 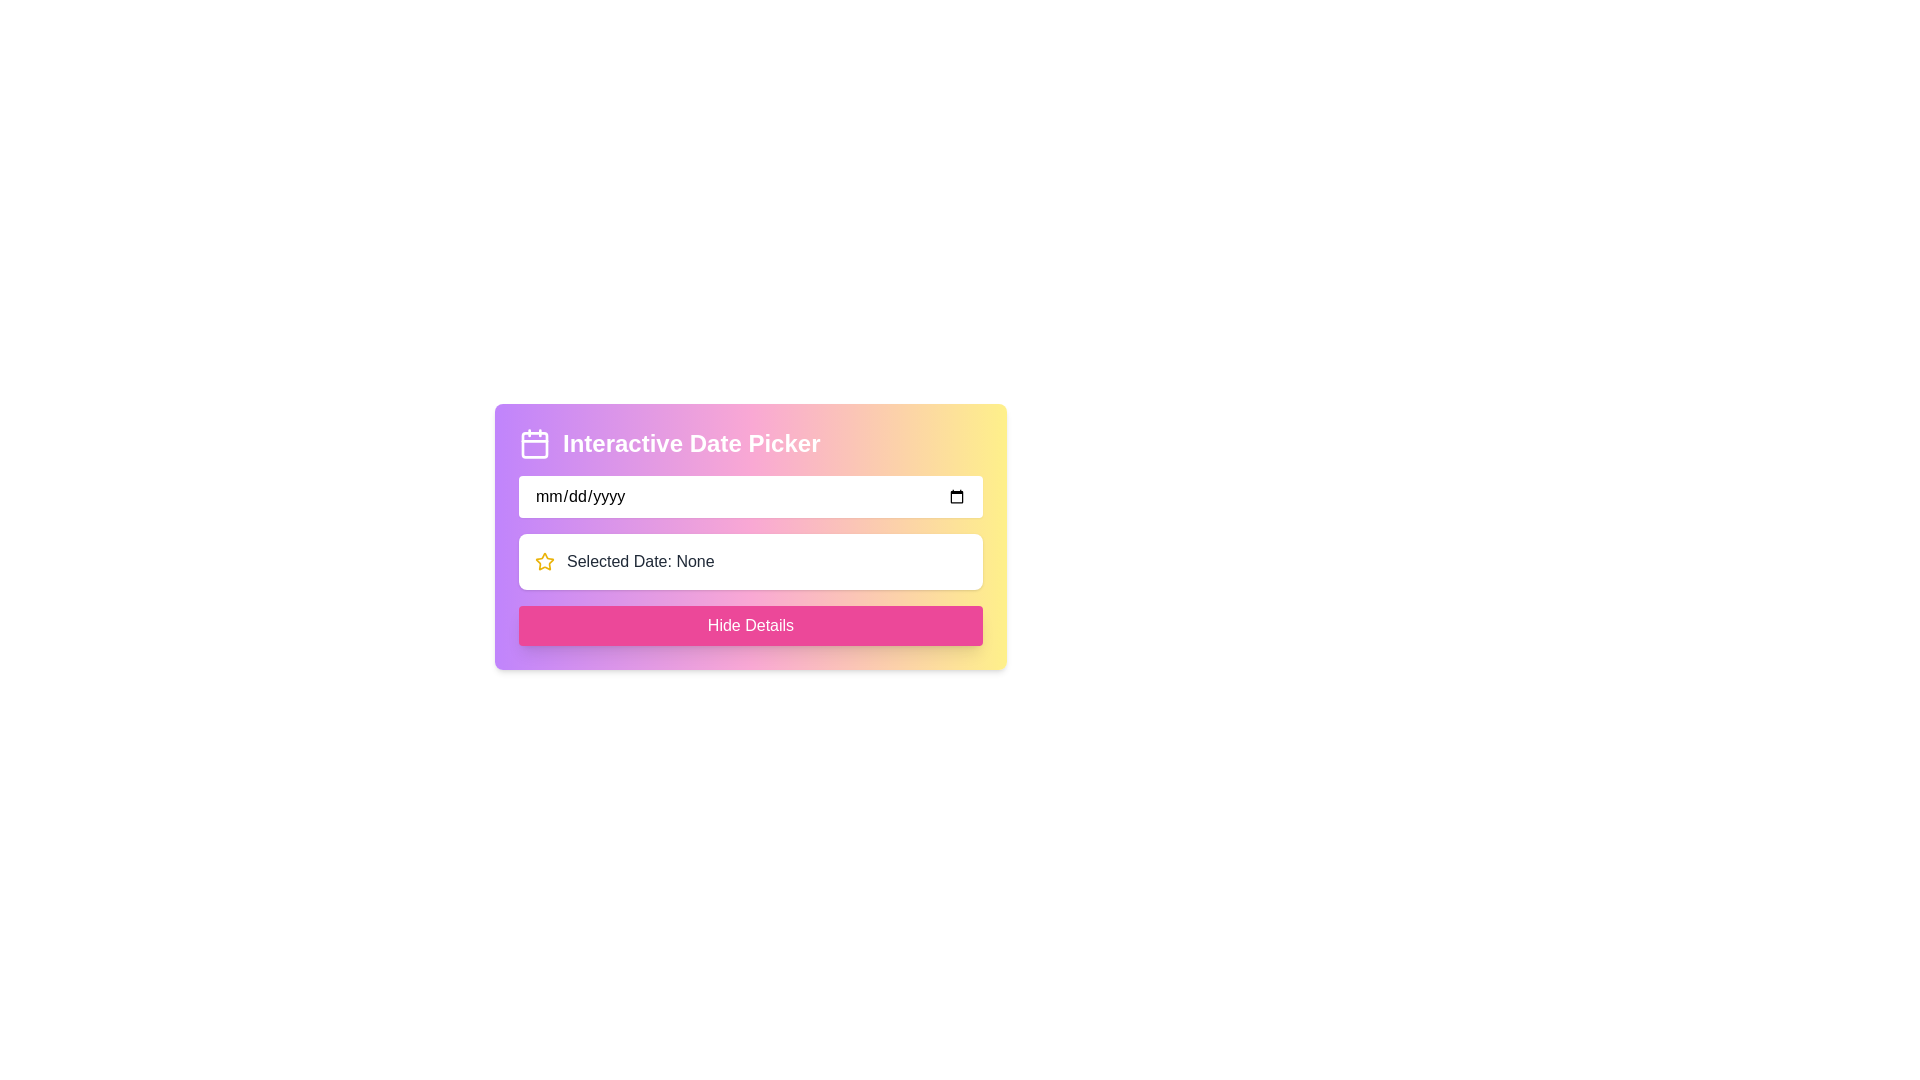 What do you see at coordinates (545, 562) in the screenshot?
I see `the star icon, which represents a selectable rating or favorite mark, positioned to the left of the text 'Selected Date: None'` at bounding box center [545, 562].